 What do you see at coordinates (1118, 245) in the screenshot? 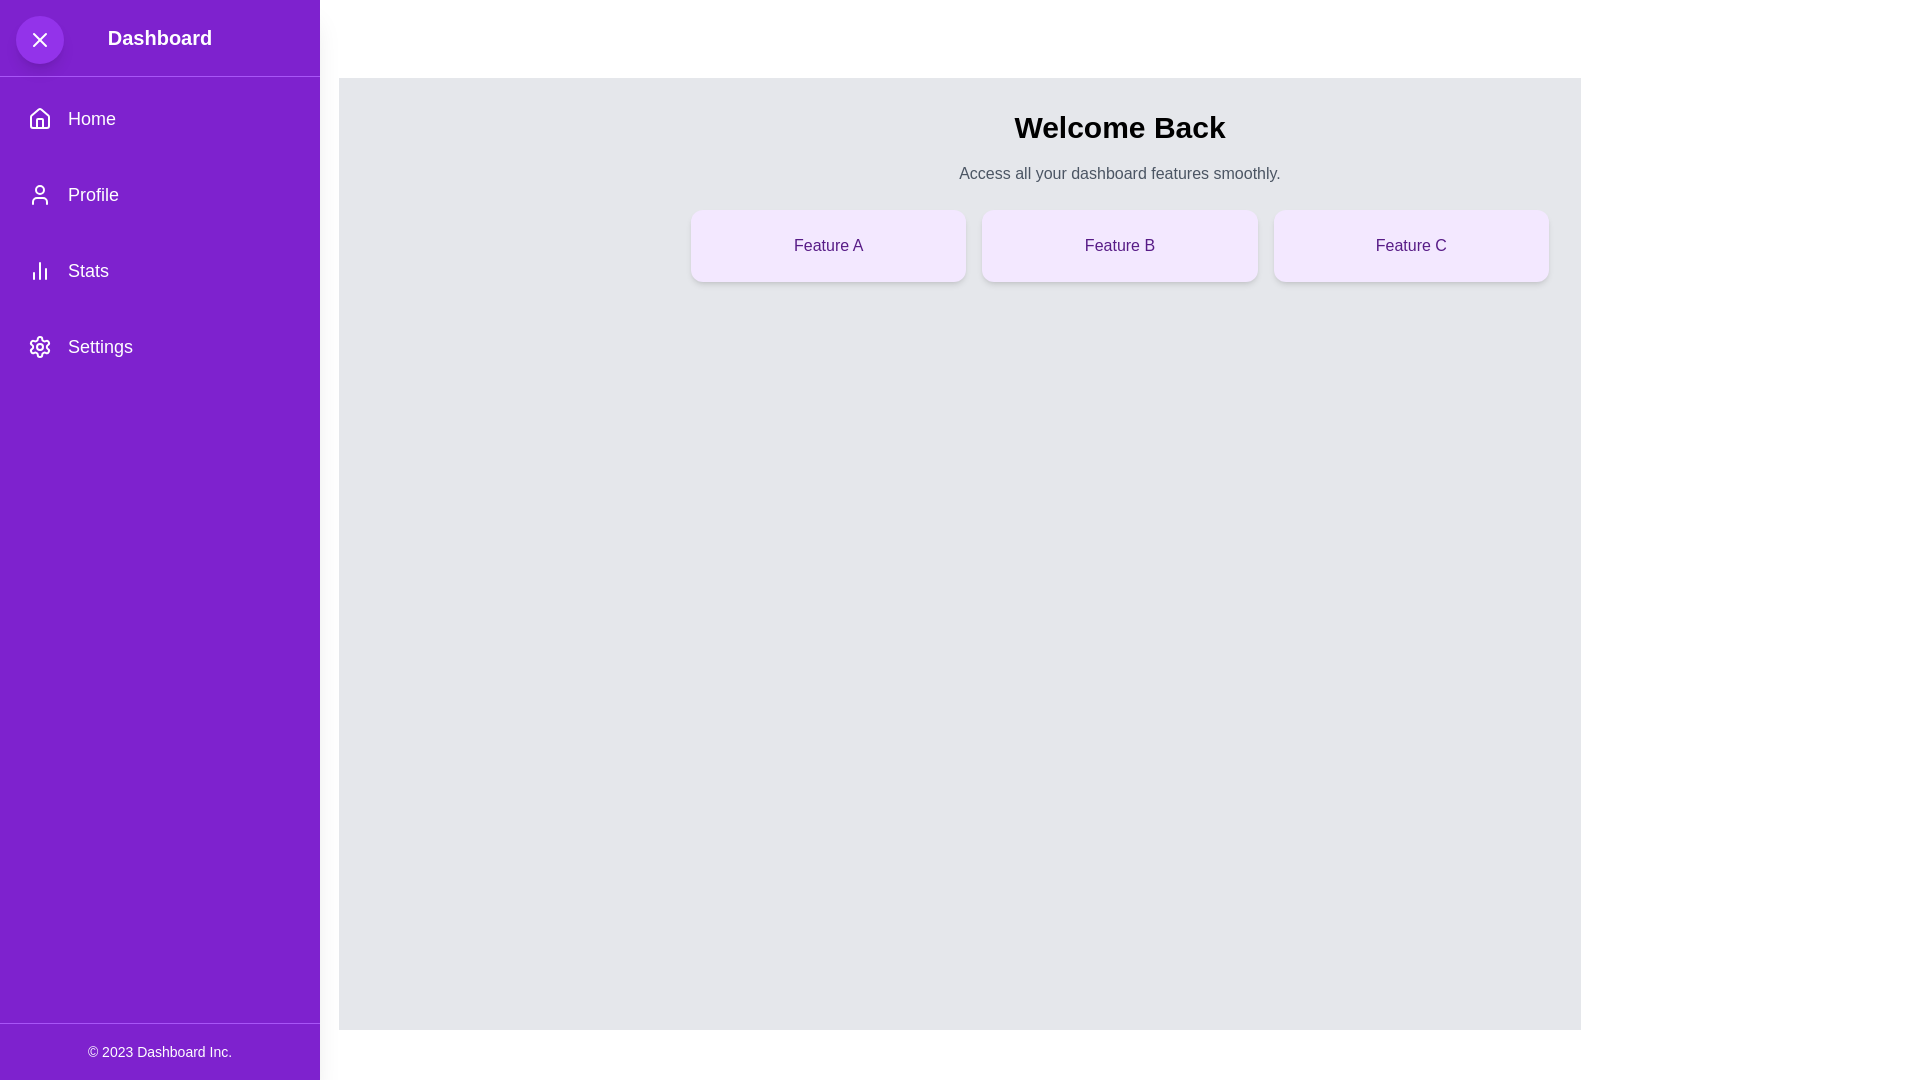
I see `the grid layout of feature cards located below the text 'Access all your dashboard features smoothly.'` at bounding box center [1118, 245].